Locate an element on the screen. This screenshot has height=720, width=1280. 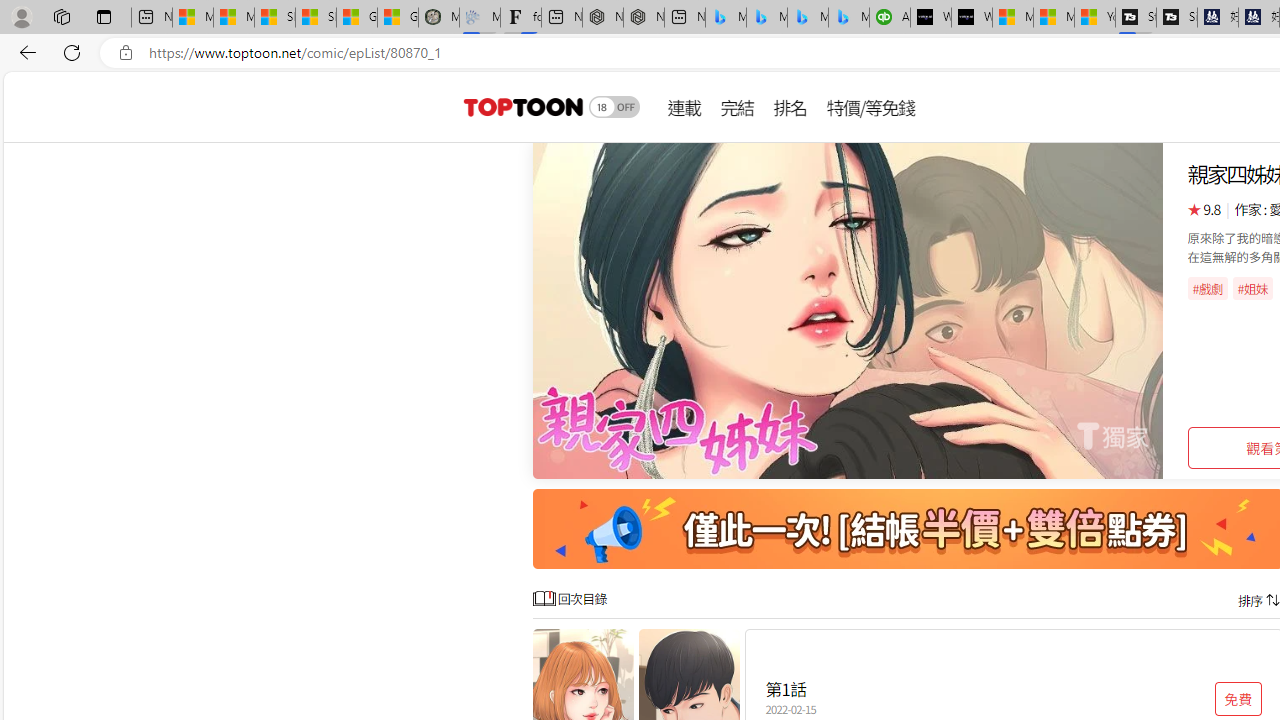
'Gilma and Hector both pose tropical trouble for Hawaii' is located at coordinates (398, 17).